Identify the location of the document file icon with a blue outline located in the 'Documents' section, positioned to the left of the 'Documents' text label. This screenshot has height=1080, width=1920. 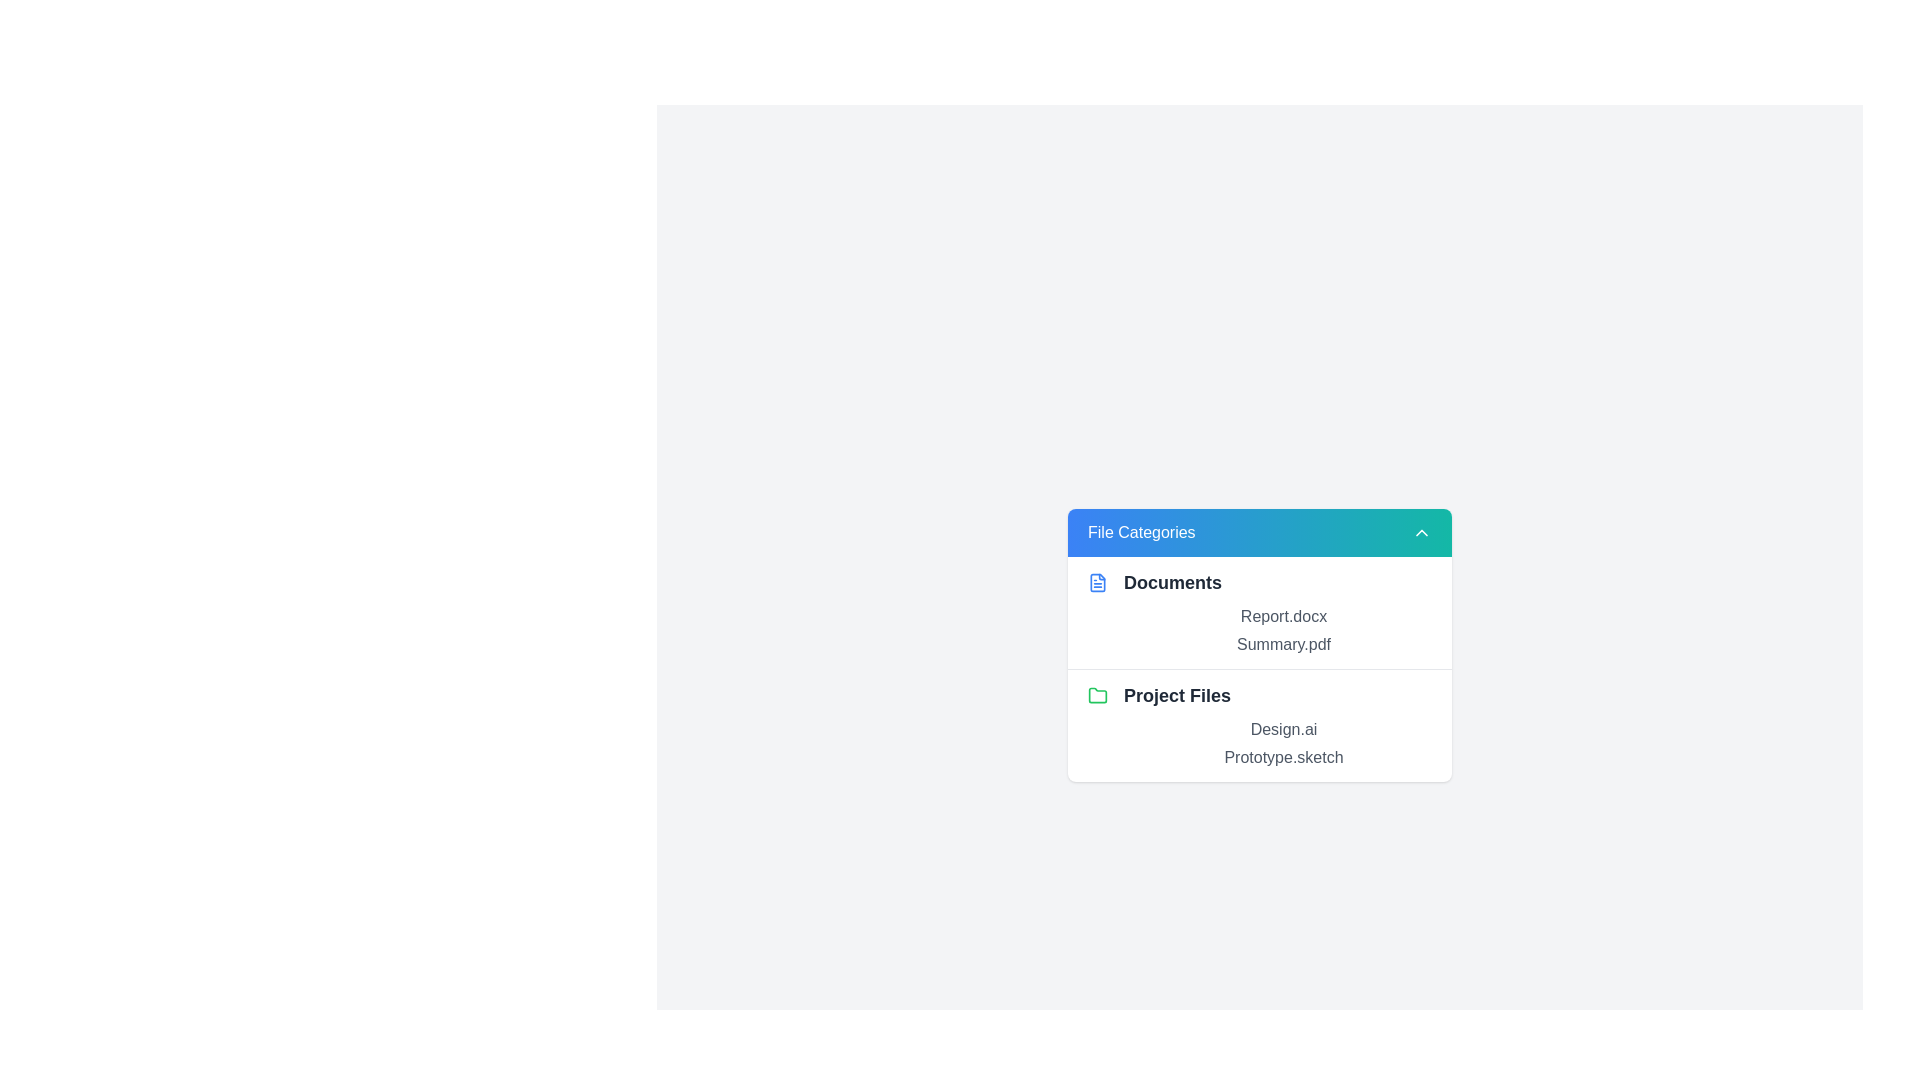
(1097, 582).